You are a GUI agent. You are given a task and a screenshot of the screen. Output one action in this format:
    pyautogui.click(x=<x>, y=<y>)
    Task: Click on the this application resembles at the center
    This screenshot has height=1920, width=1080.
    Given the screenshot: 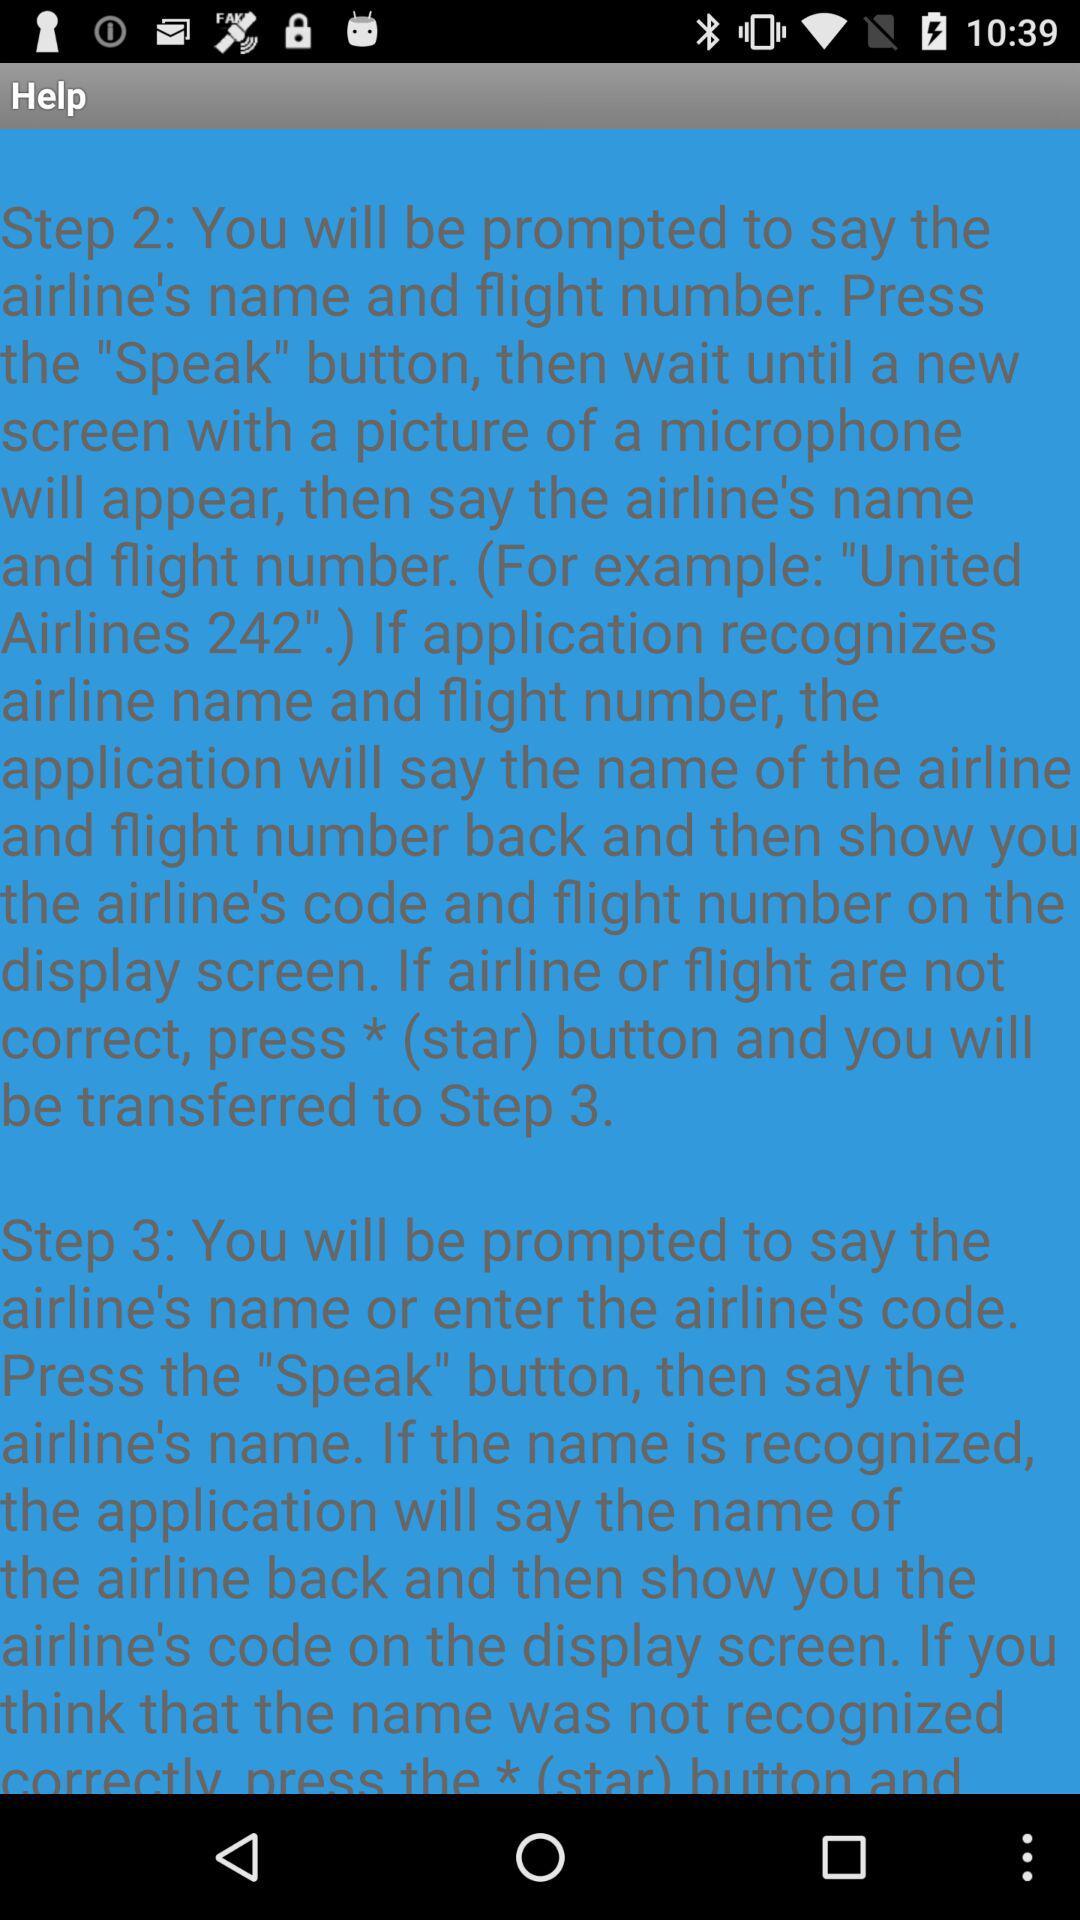 What is the action you would take?
    pyautogui.click(x=540, y=961)
    